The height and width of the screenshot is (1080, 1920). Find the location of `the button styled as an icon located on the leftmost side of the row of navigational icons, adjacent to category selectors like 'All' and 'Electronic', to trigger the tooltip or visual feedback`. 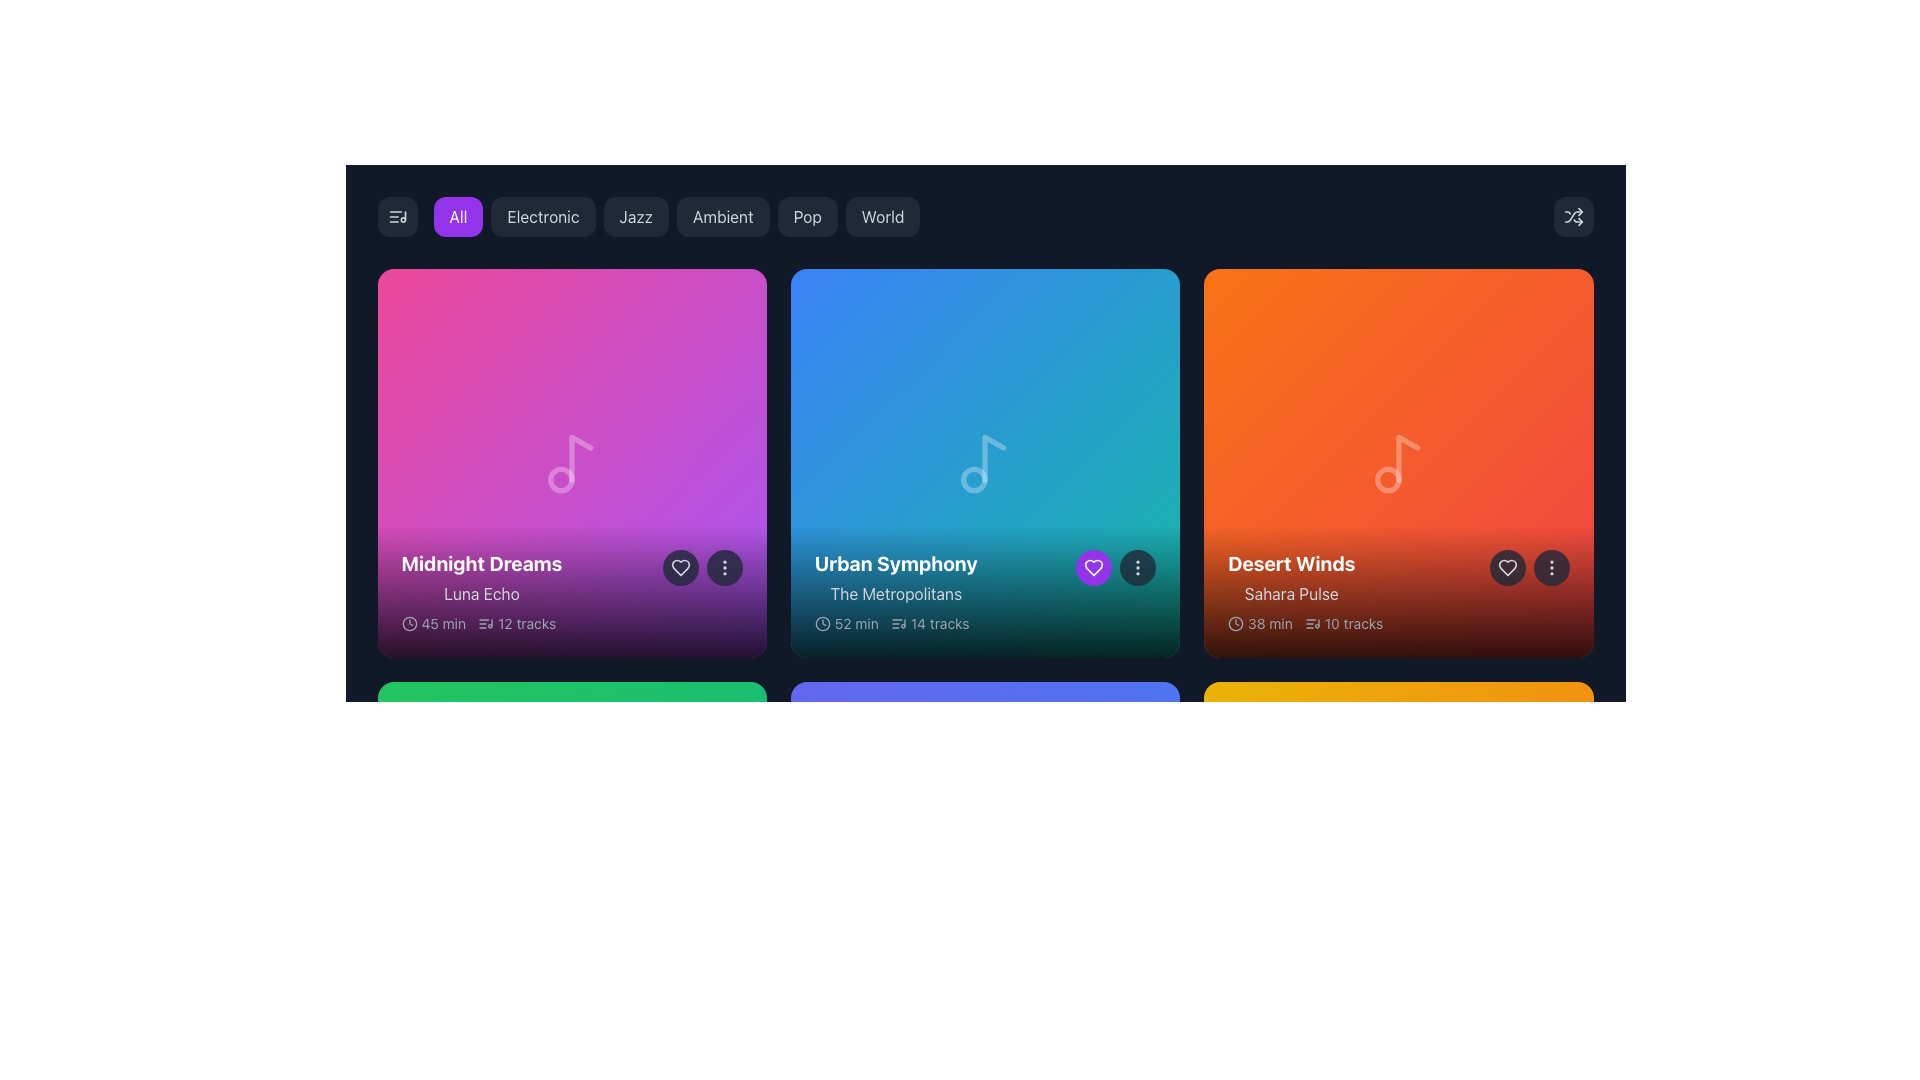

the button styled as an icon located on the leftmost side of the row of navigational icons, adjacent to category selectors like 'All' and 'Electronic', to trigger the tooltip or visual feedback is located at coordinates (397, 216).